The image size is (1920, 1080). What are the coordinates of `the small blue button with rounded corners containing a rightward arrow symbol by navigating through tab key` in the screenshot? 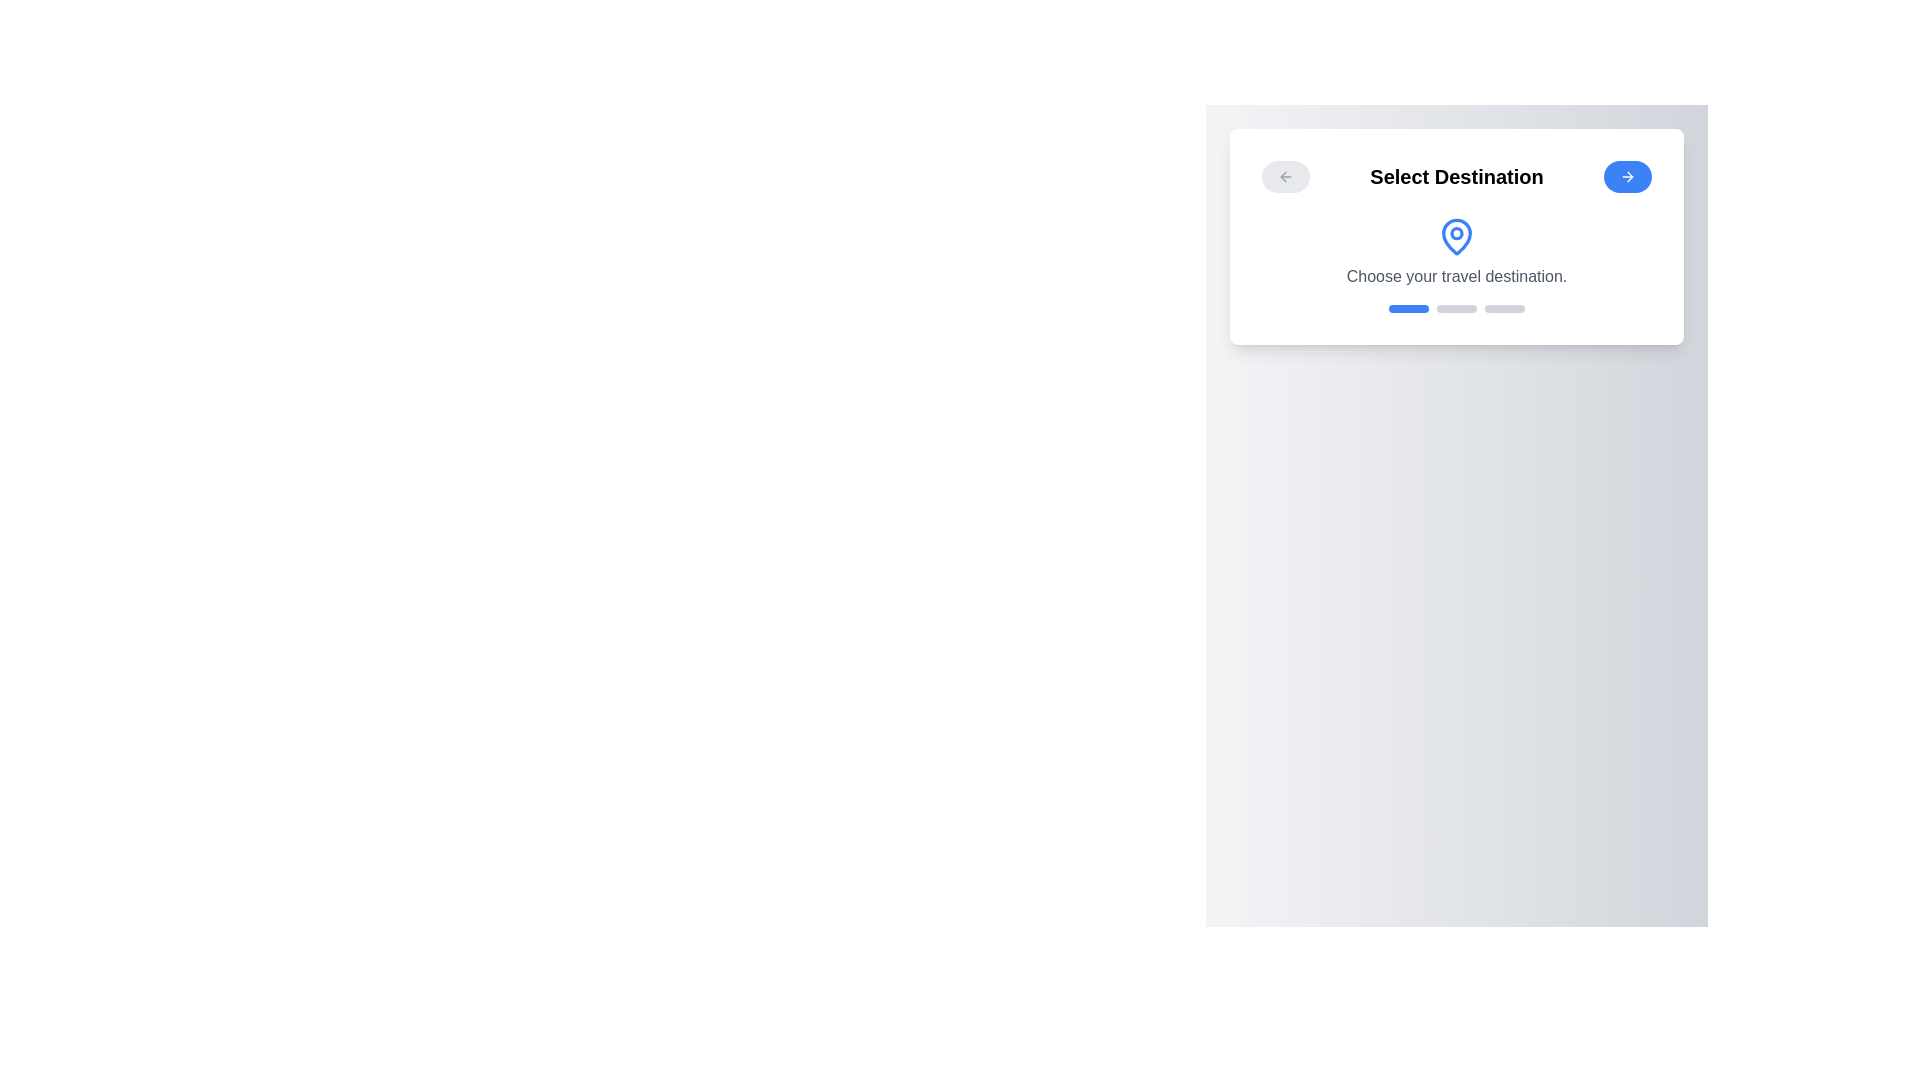 It's located at (1627, 176).